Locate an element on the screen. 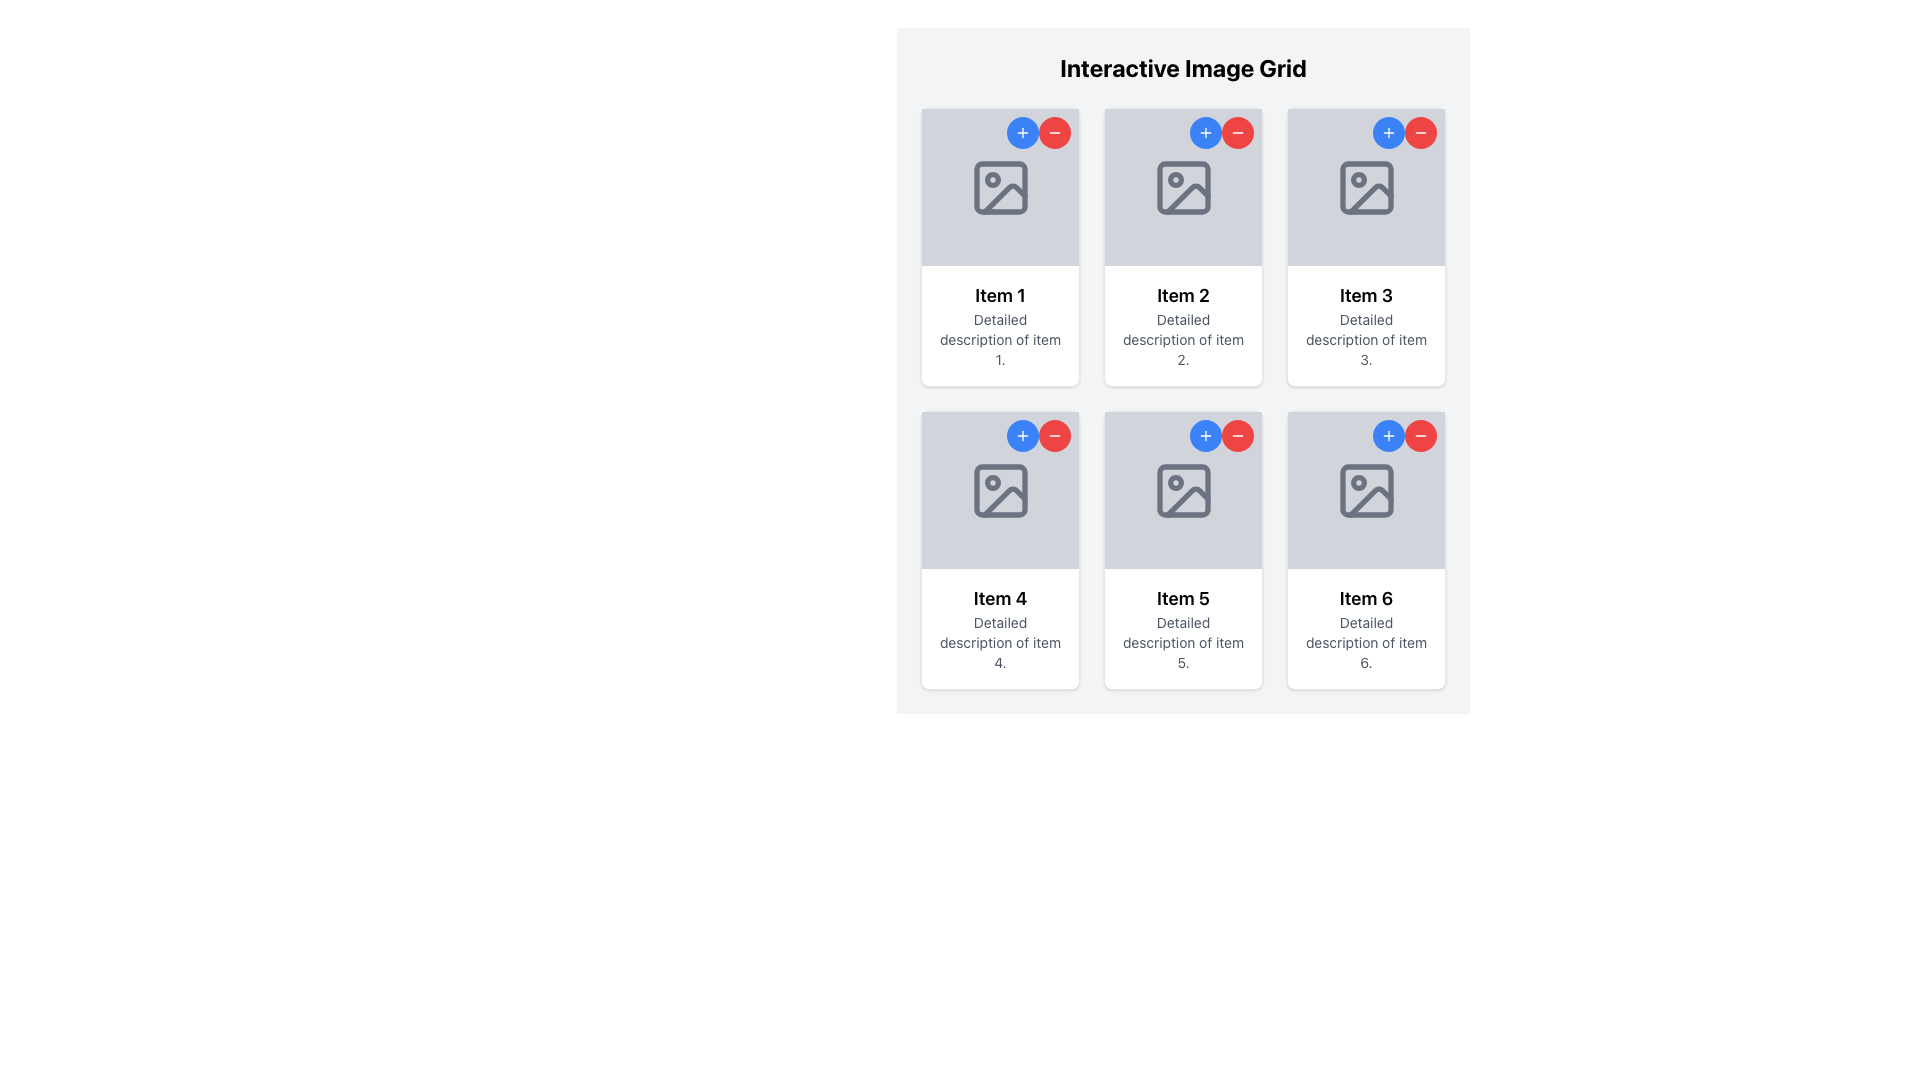 This screenshot has height=1080, width=1920. the Text Display element containing 'Item 2' in bold and a description in gray, located in the second column of the first row of a 3x2 grid structure is located at coordinates (1183, 325).